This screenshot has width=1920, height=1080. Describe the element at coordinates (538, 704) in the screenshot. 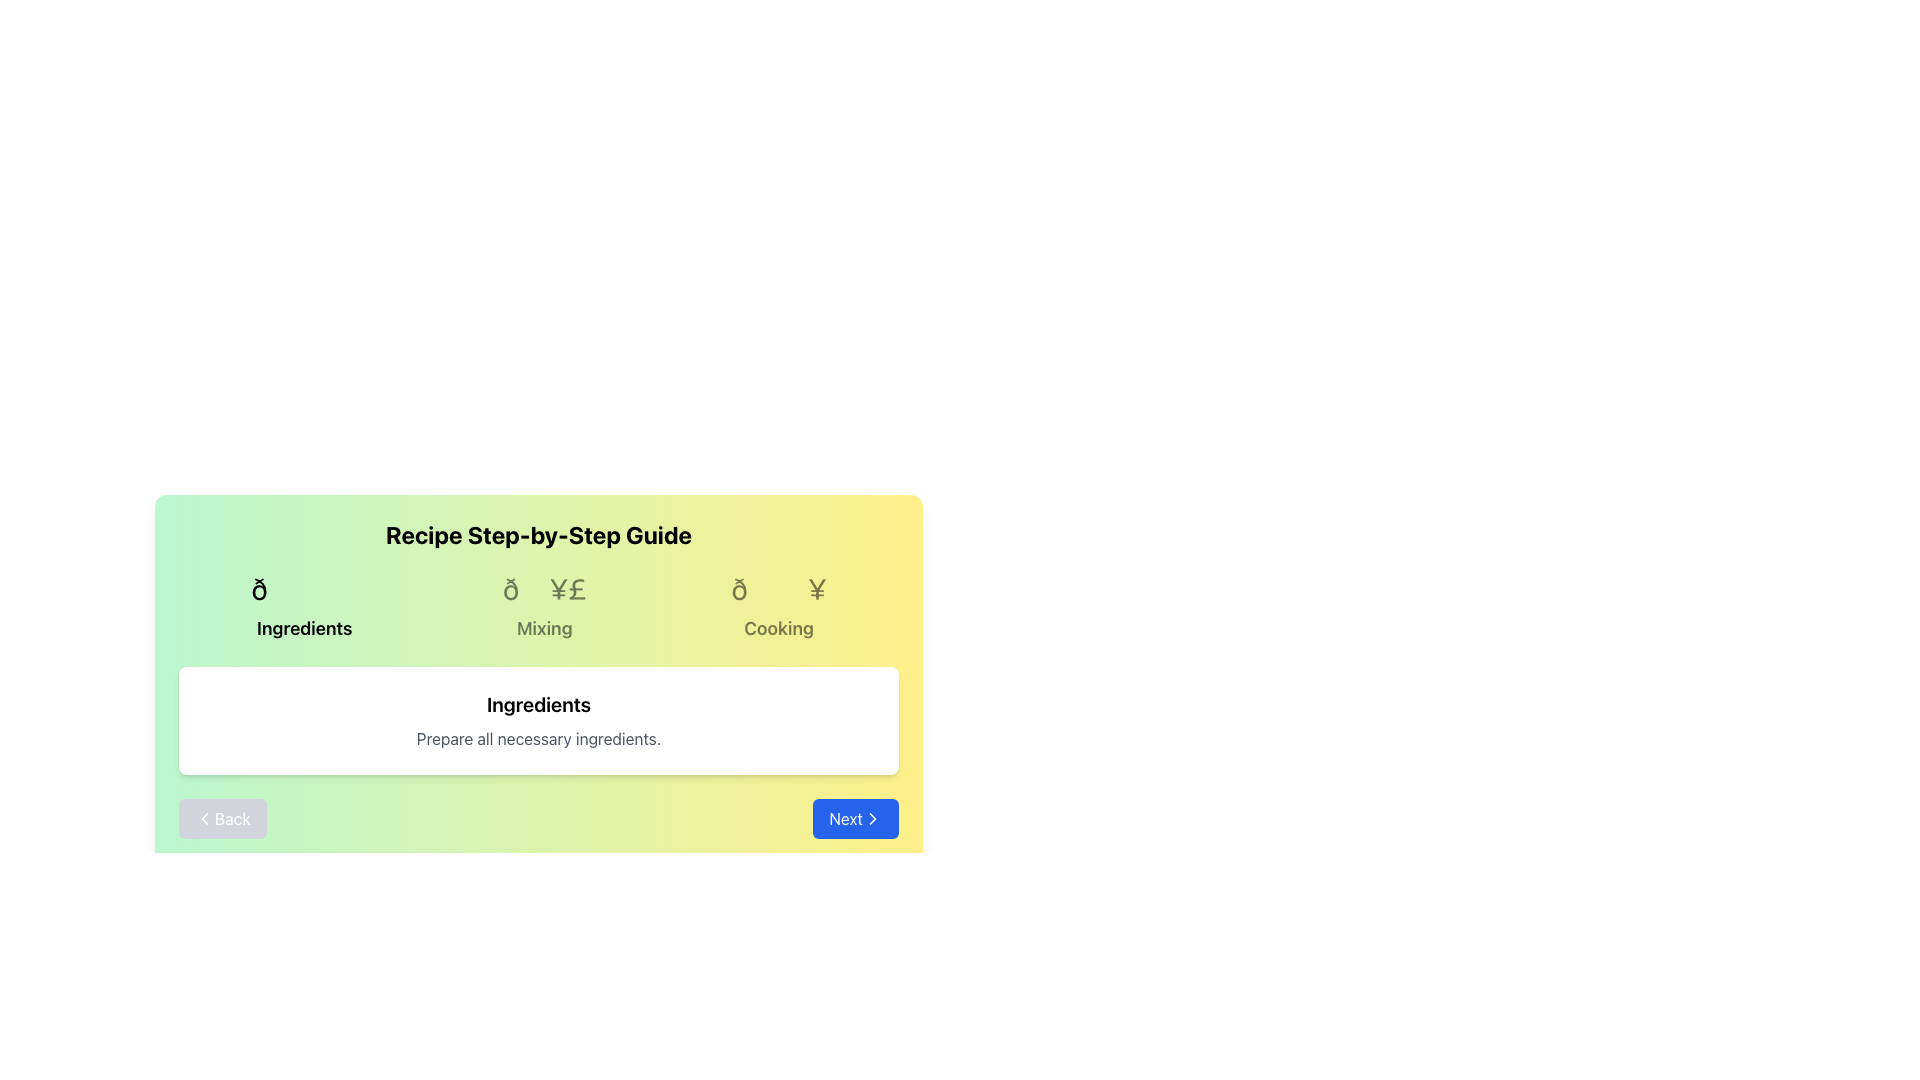

I see `Text Label that serves as the heading or title for the content related to instructions on ingredients, located above the text 'Prepare all necessary ingredients.'` at that location.